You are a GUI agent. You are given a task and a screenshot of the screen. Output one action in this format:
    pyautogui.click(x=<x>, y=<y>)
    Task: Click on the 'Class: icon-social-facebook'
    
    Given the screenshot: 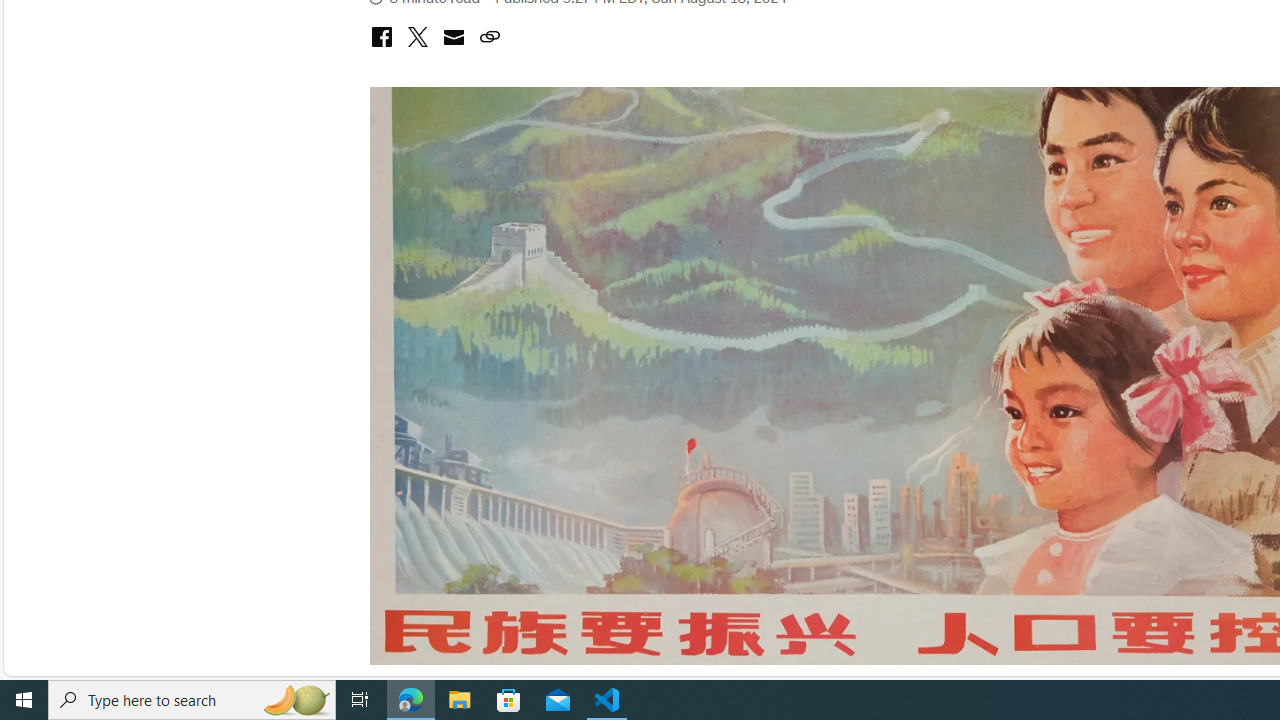 What is the action you would take?
    pyautogui.click(x=381, y=37)
    